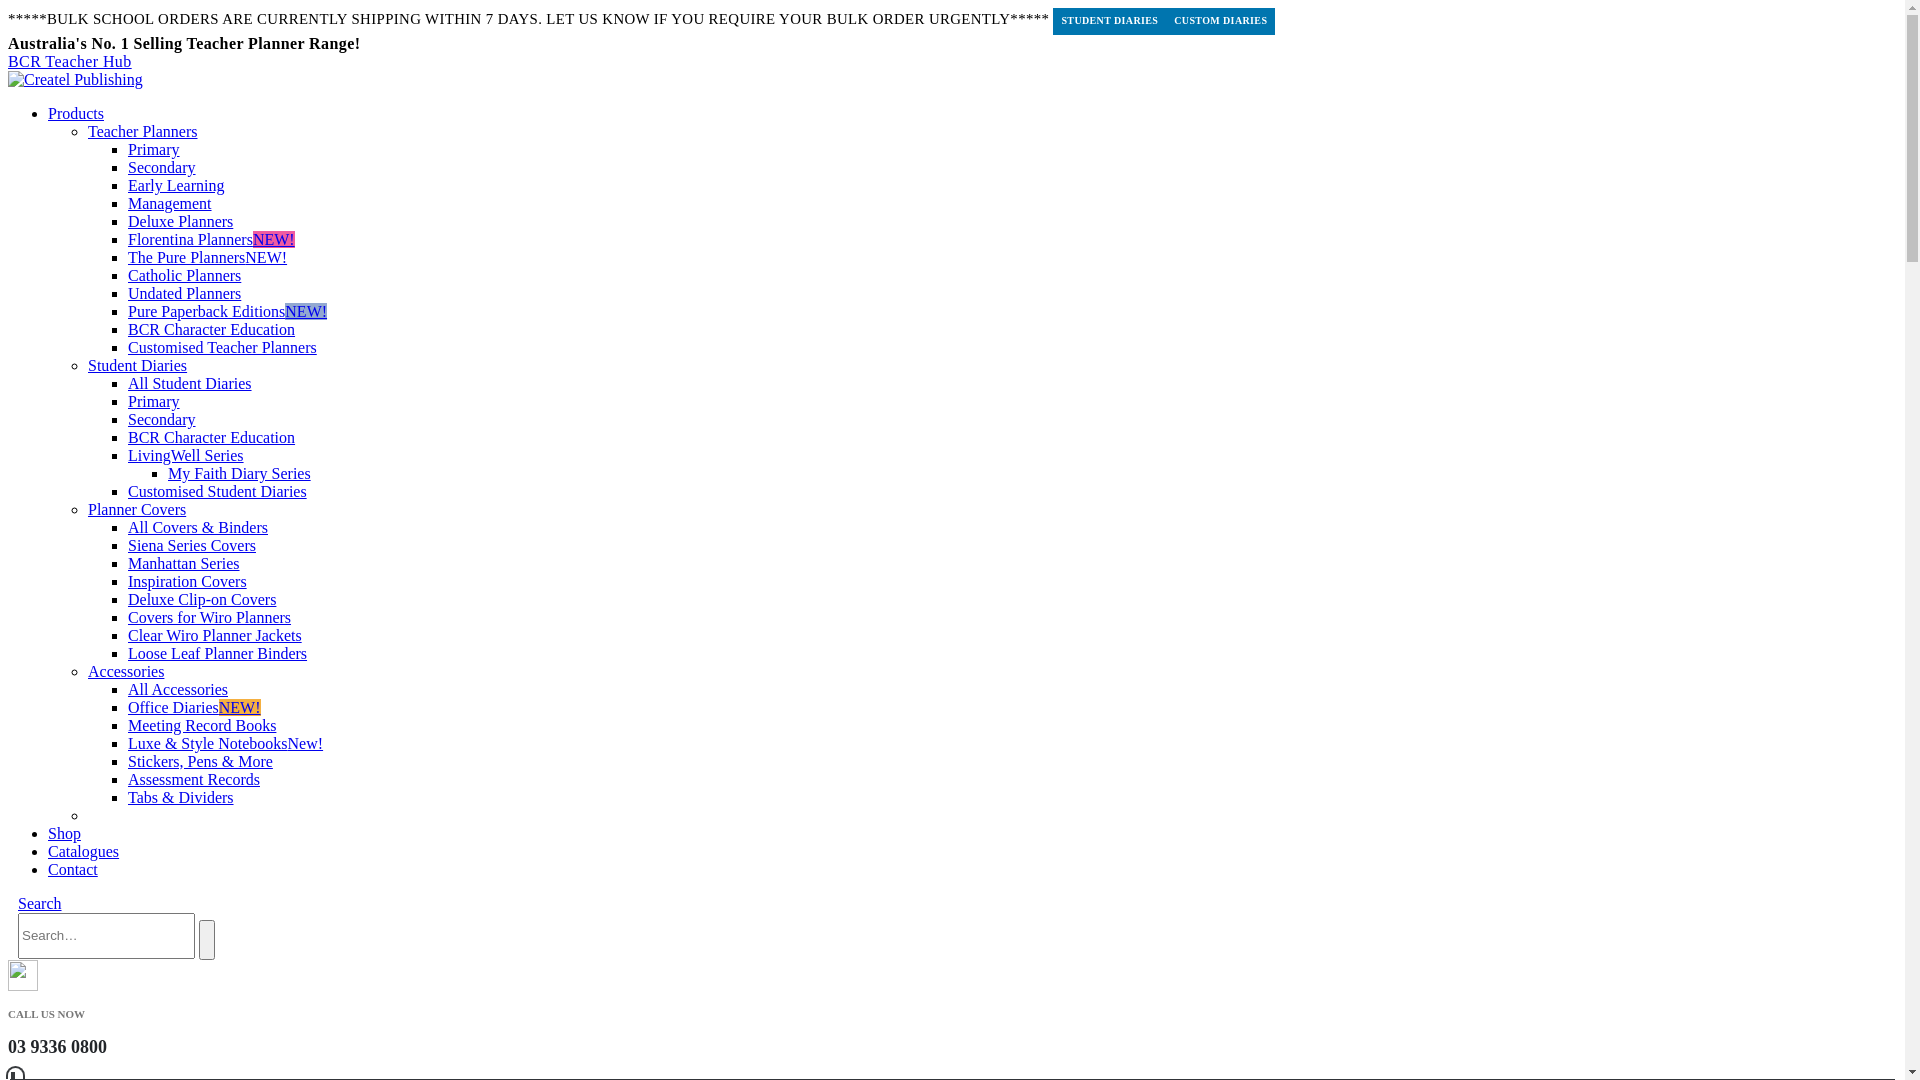  What do you see at coordinates (239, 473) in the screenshot?
I see `'My Faith Diary Series'` at bounding box center [239, 473].